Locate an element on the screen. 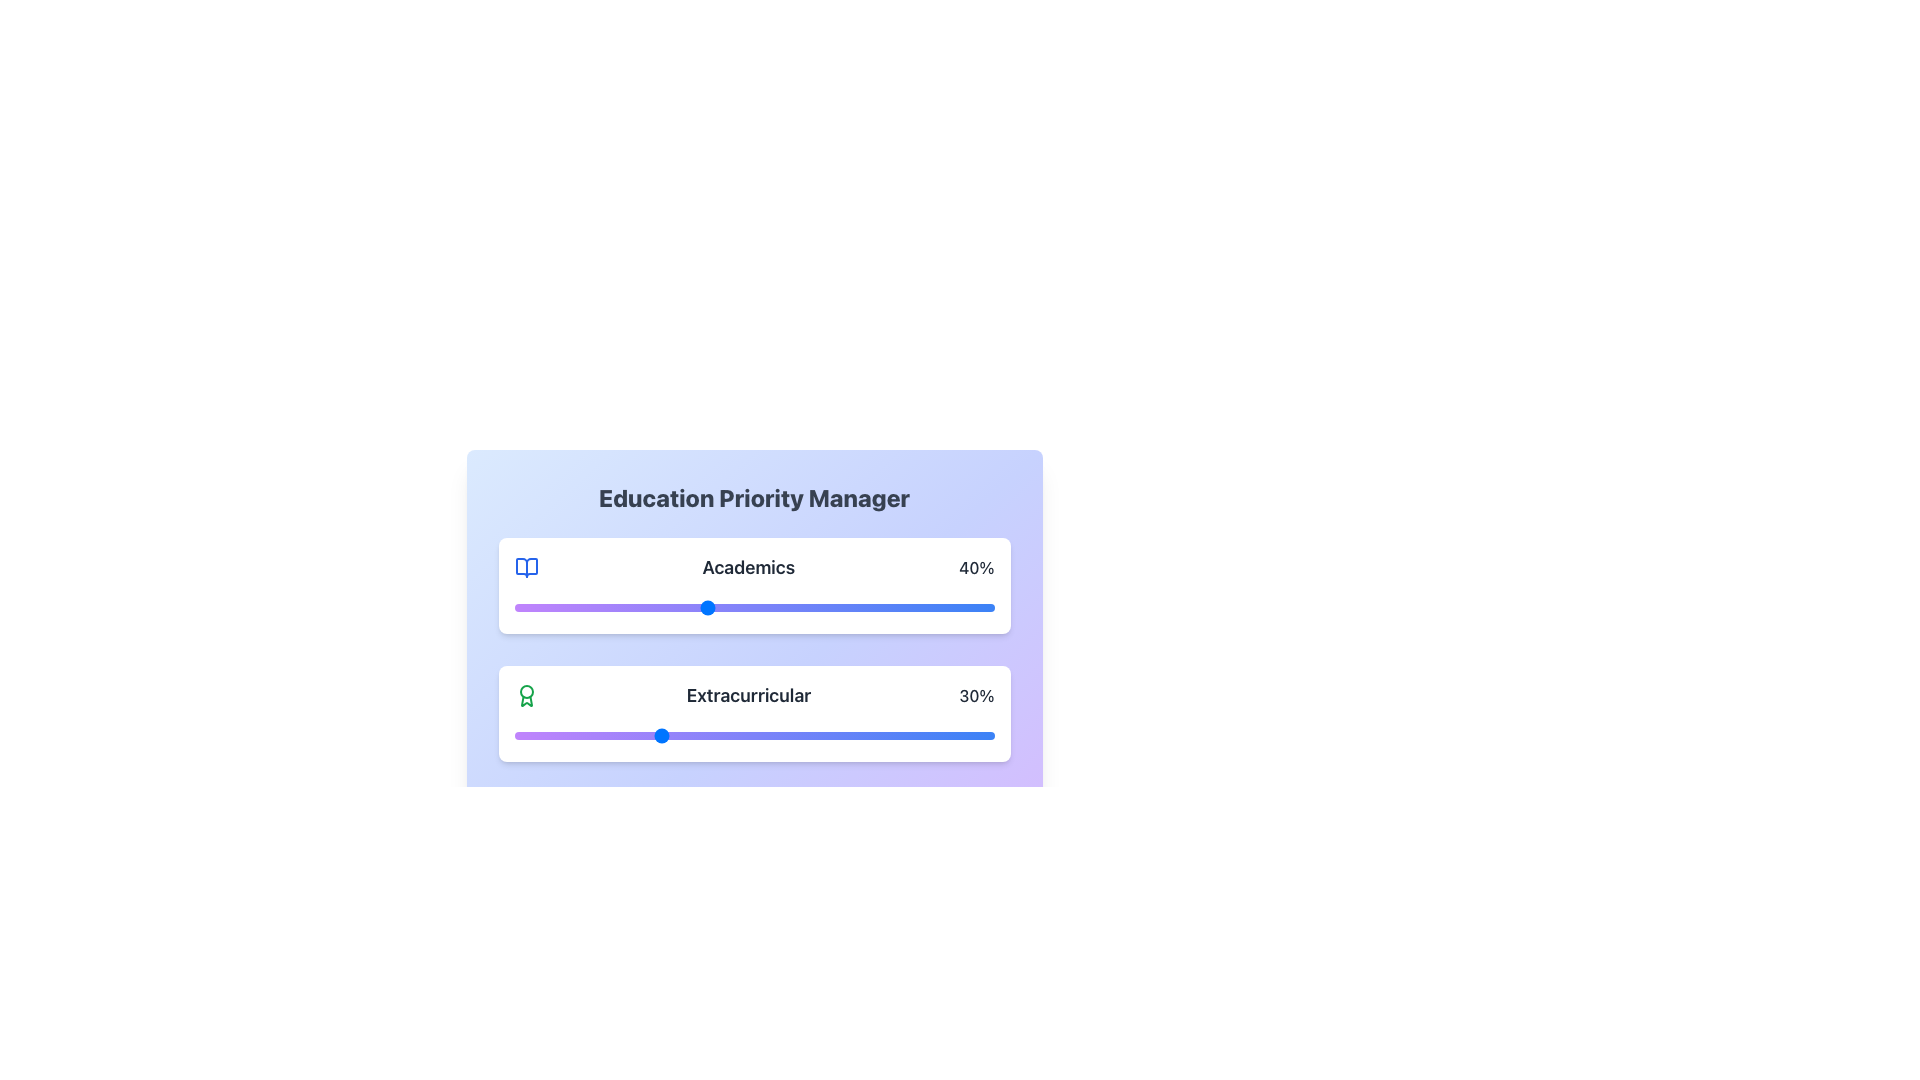  the slider value is located at coordinates (758, 607).